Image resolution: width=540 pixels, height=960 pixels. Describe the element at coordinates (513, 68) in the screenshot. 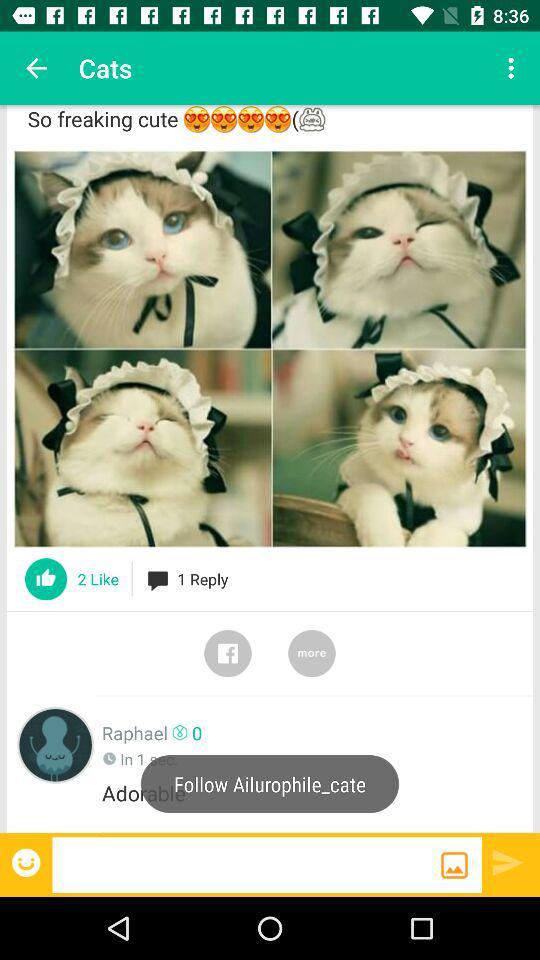

I see `the icon at the top right corner` at that location.